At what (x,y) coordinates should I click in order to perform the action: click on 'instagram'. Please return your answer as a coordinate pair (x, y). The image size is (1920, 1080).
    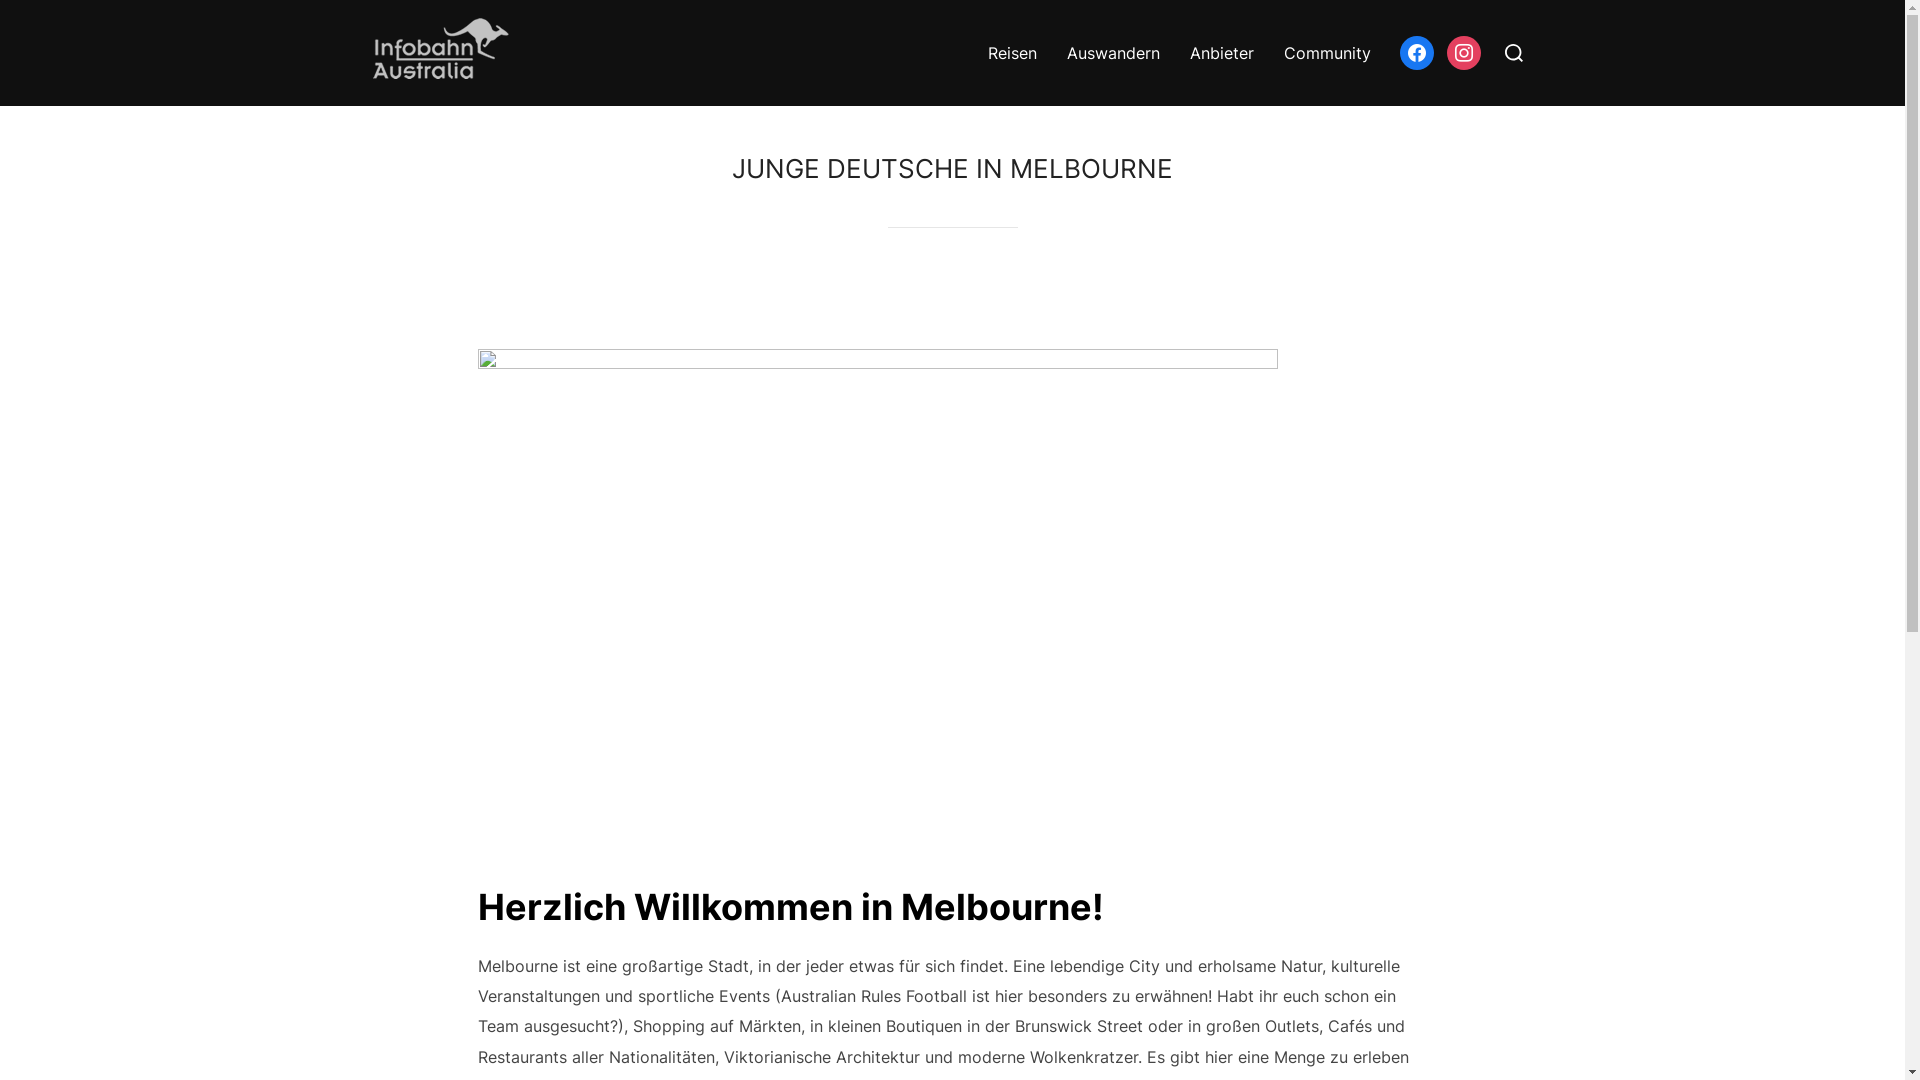
    Looking at the image, I should click on (1445, 49).